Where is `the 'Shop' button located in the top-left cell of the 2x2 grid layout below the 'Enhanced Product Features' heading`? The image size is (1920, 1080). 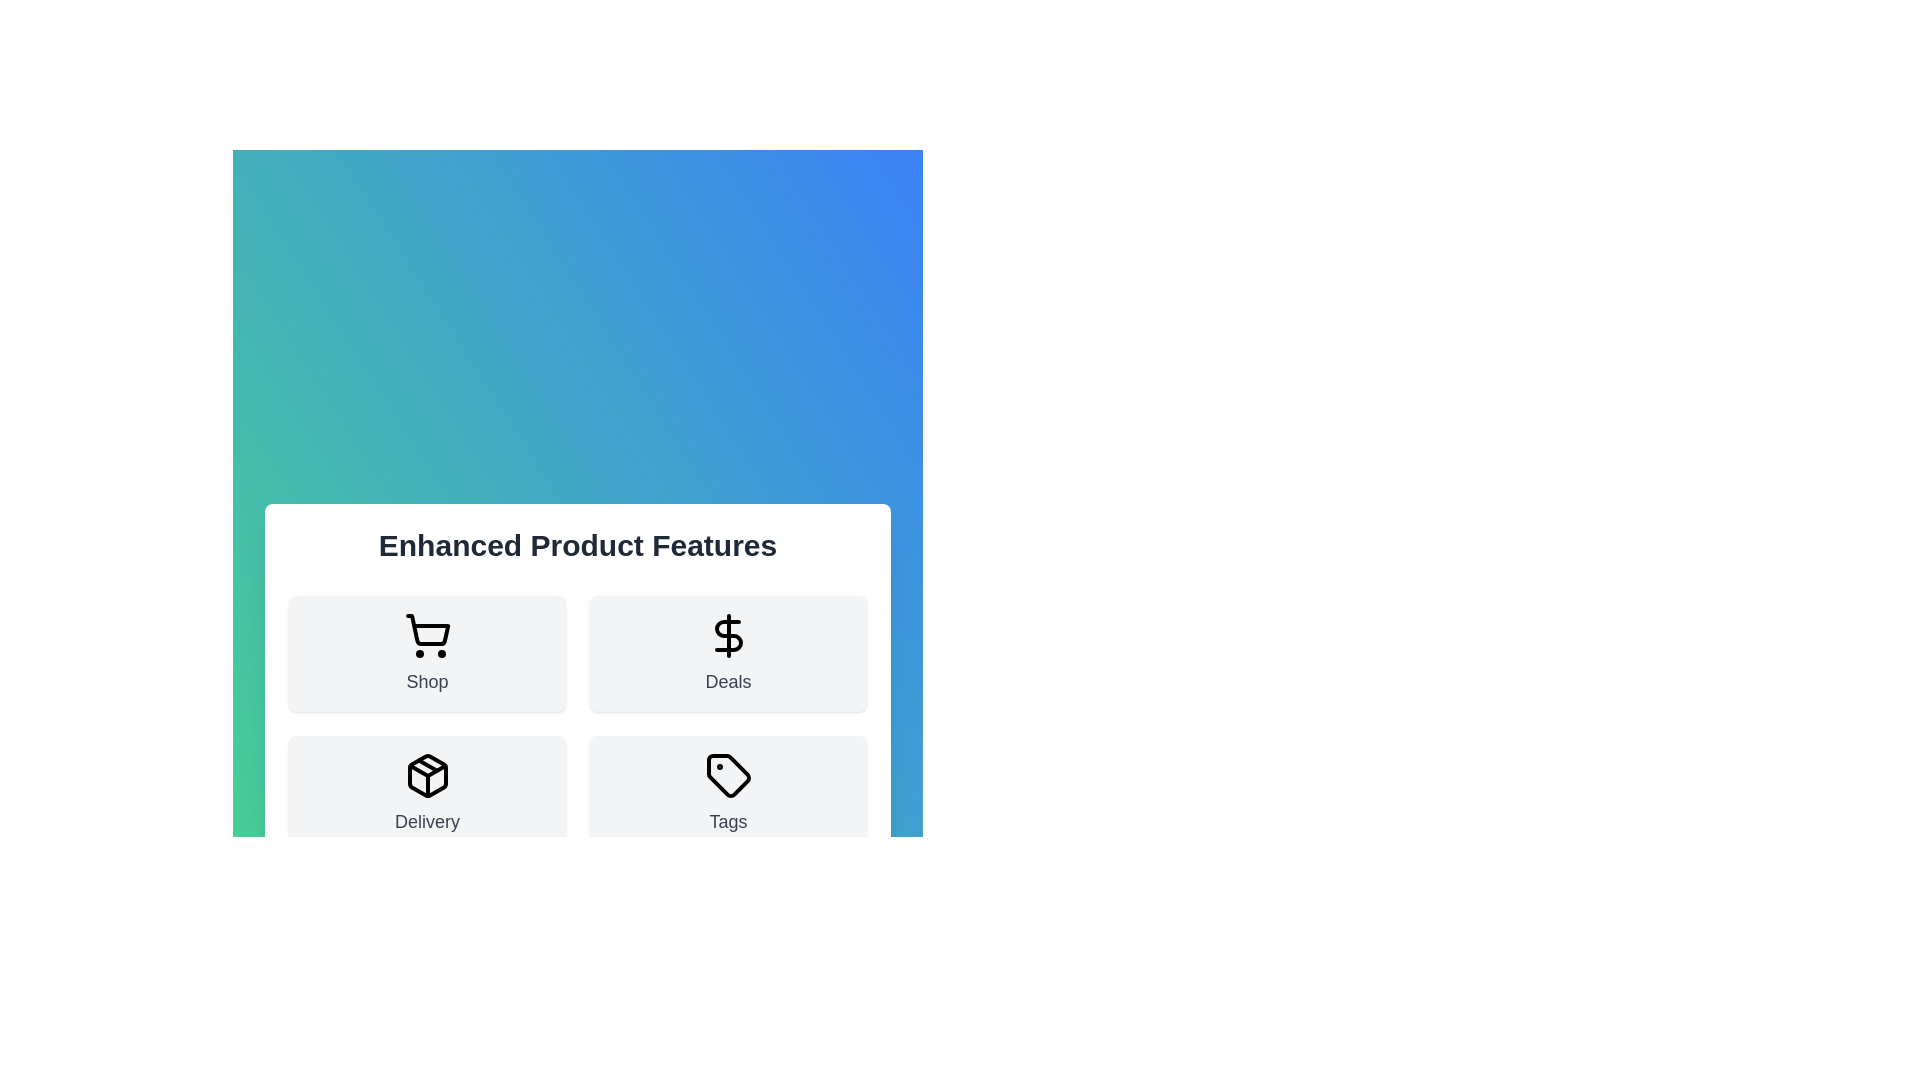
the 'Shop' button located in the top-left cell of the 2x2 grid layout below the 'Enhanced Product Features' heading is located at coordinates (426, 654).